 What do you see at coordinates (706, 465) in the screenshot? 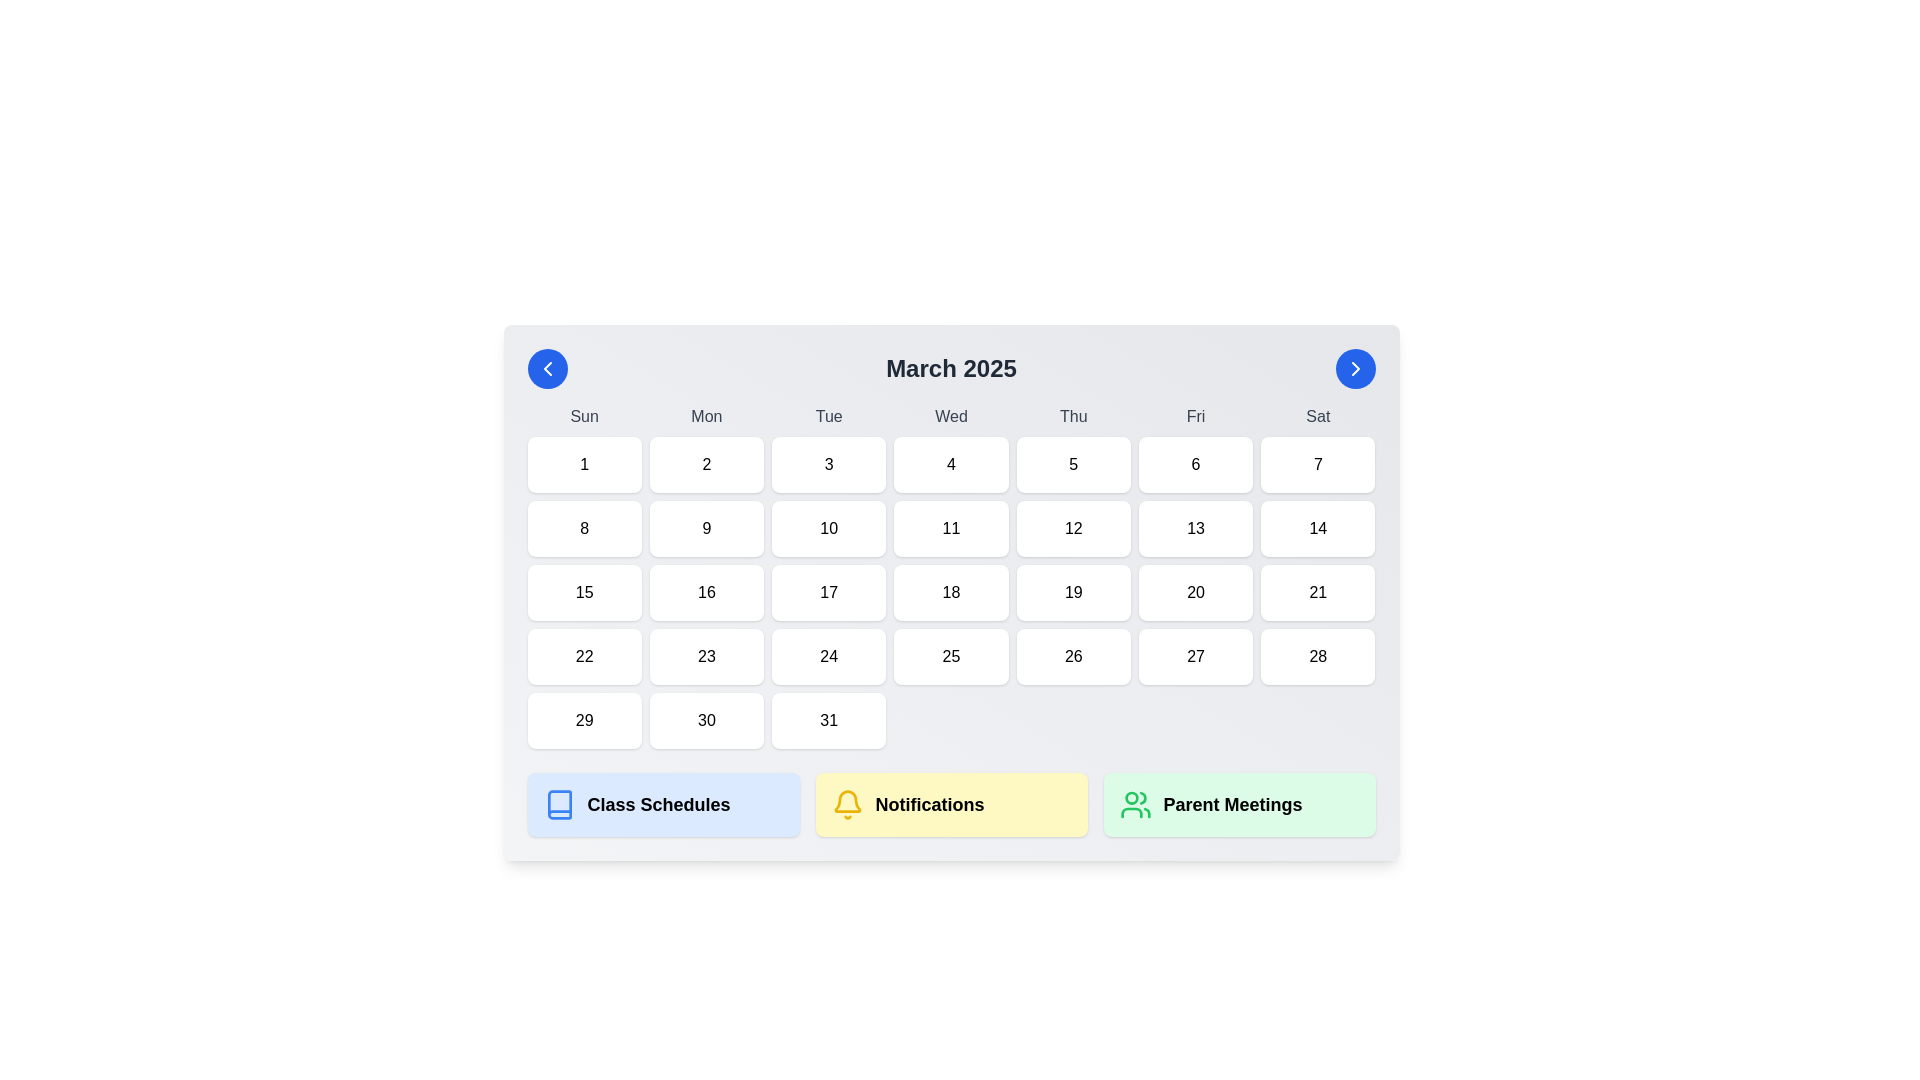
I see `the calendar day cell representing day '2' in the first row under 'Mon'` at bounding box center [706, 465].